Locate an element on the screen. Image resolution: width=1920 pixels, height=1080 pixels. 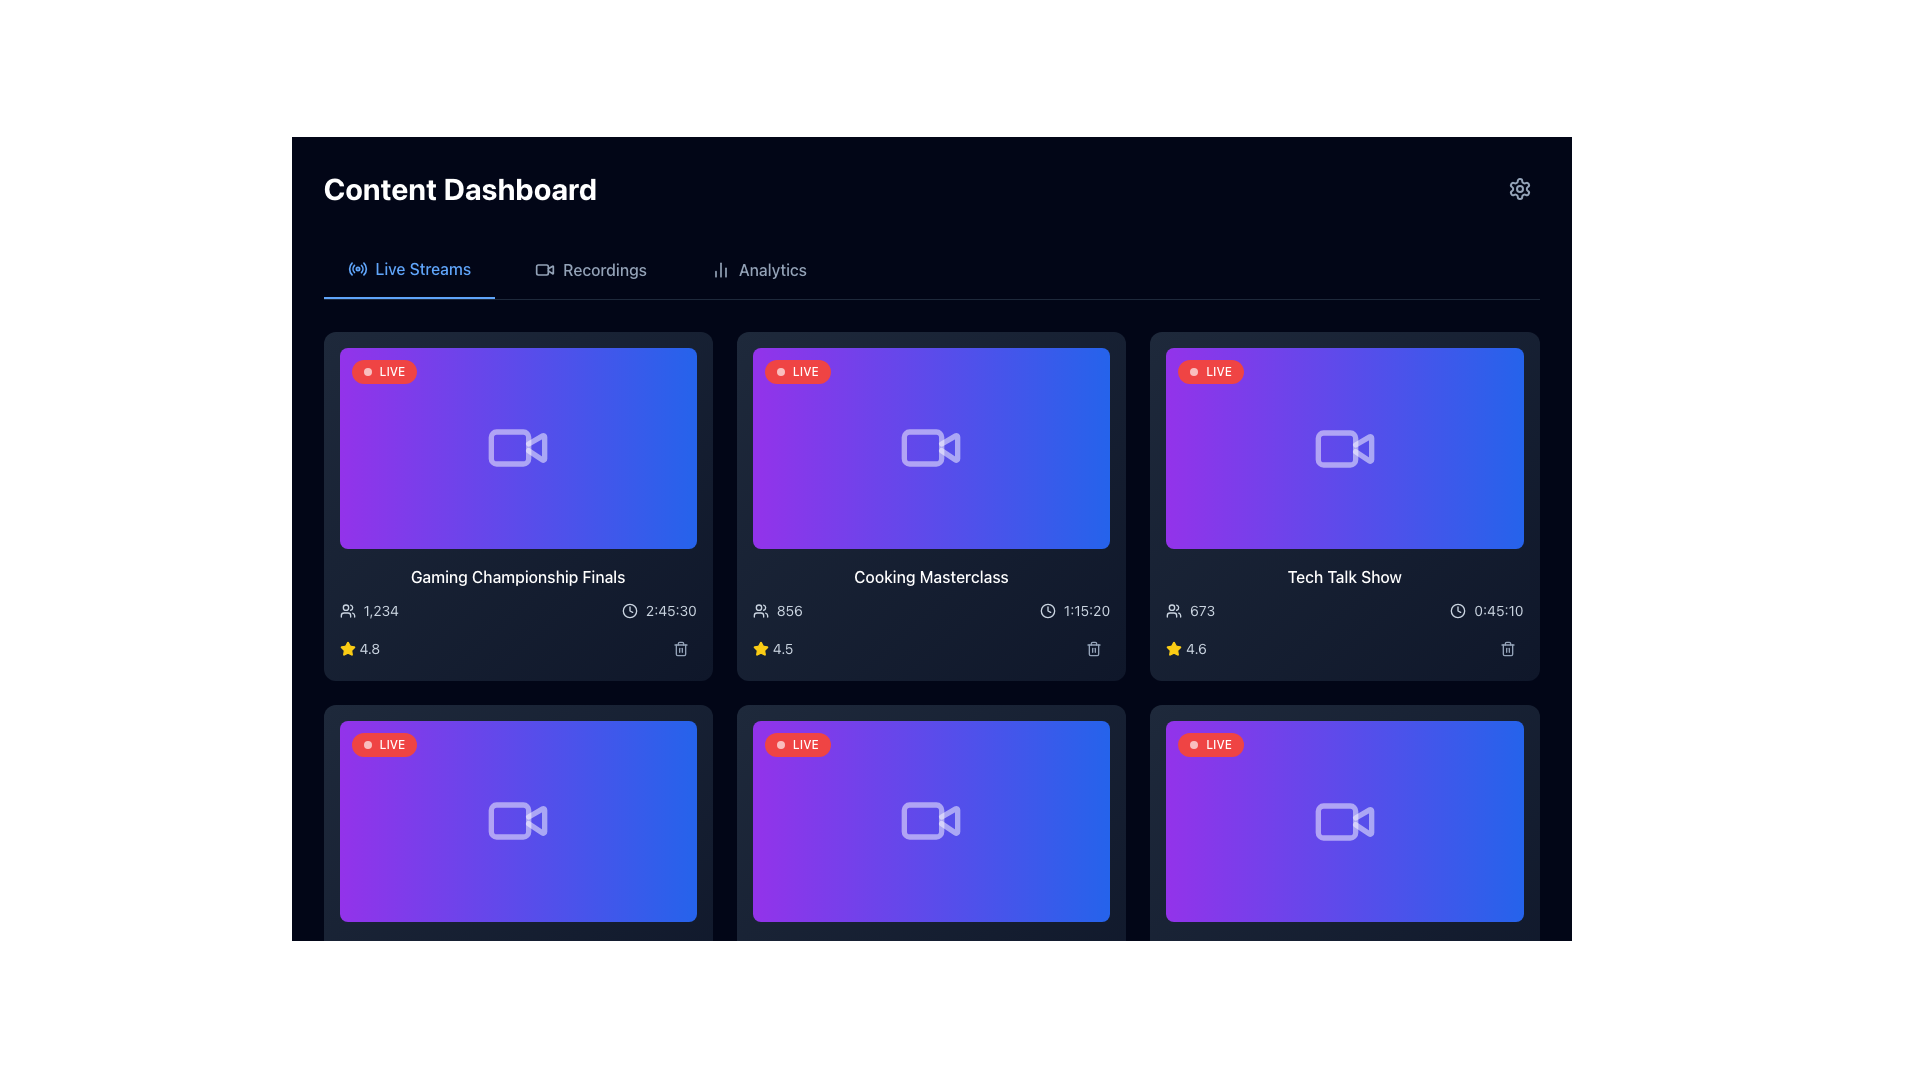
the delete icon button located in the bottom right corner of the 'Tech Talk Show' card is located at coordinates (1507, 648).